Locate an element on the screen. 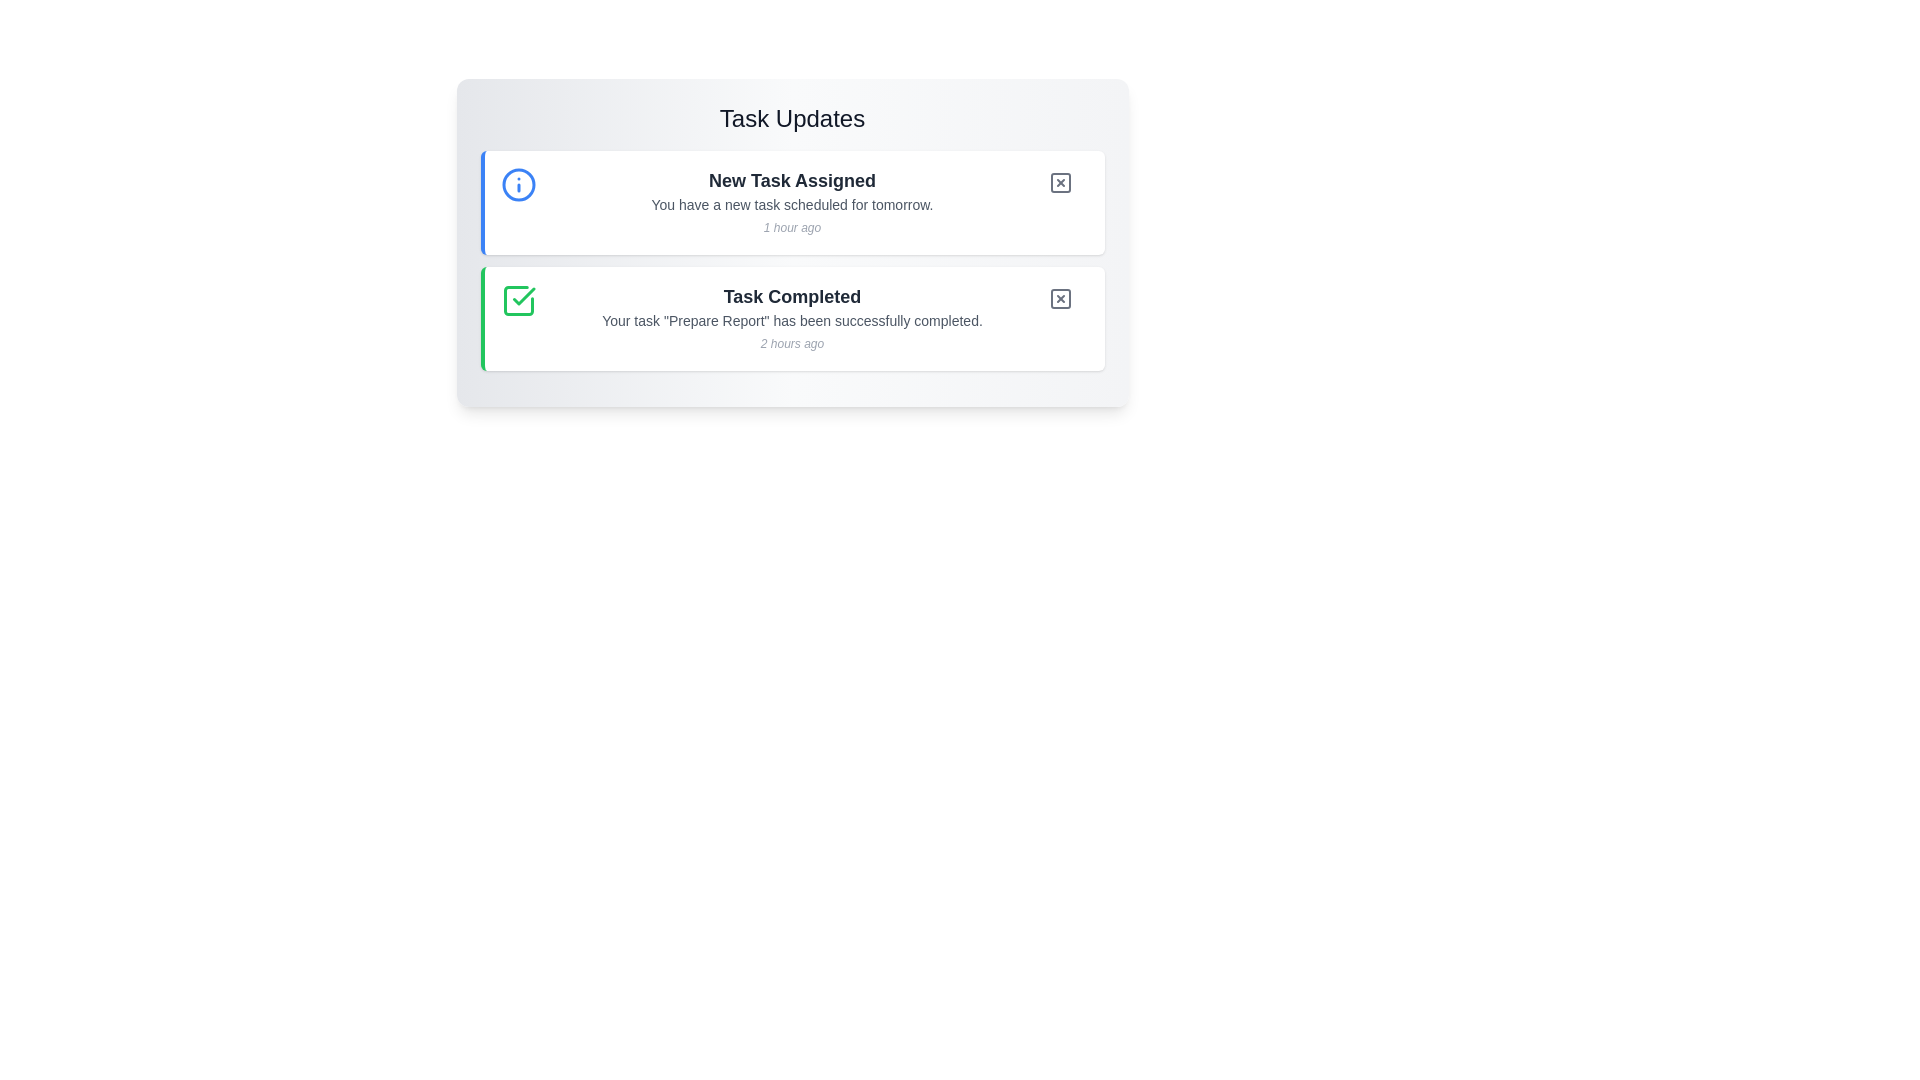 Image resolution: width=1920 pixels, height=1080 pixels. the SVG graphic icon indicating task completion located in the 'Task Completed' notification card, positioned near the top-left corner of the card is located at coordinates (523, 296).